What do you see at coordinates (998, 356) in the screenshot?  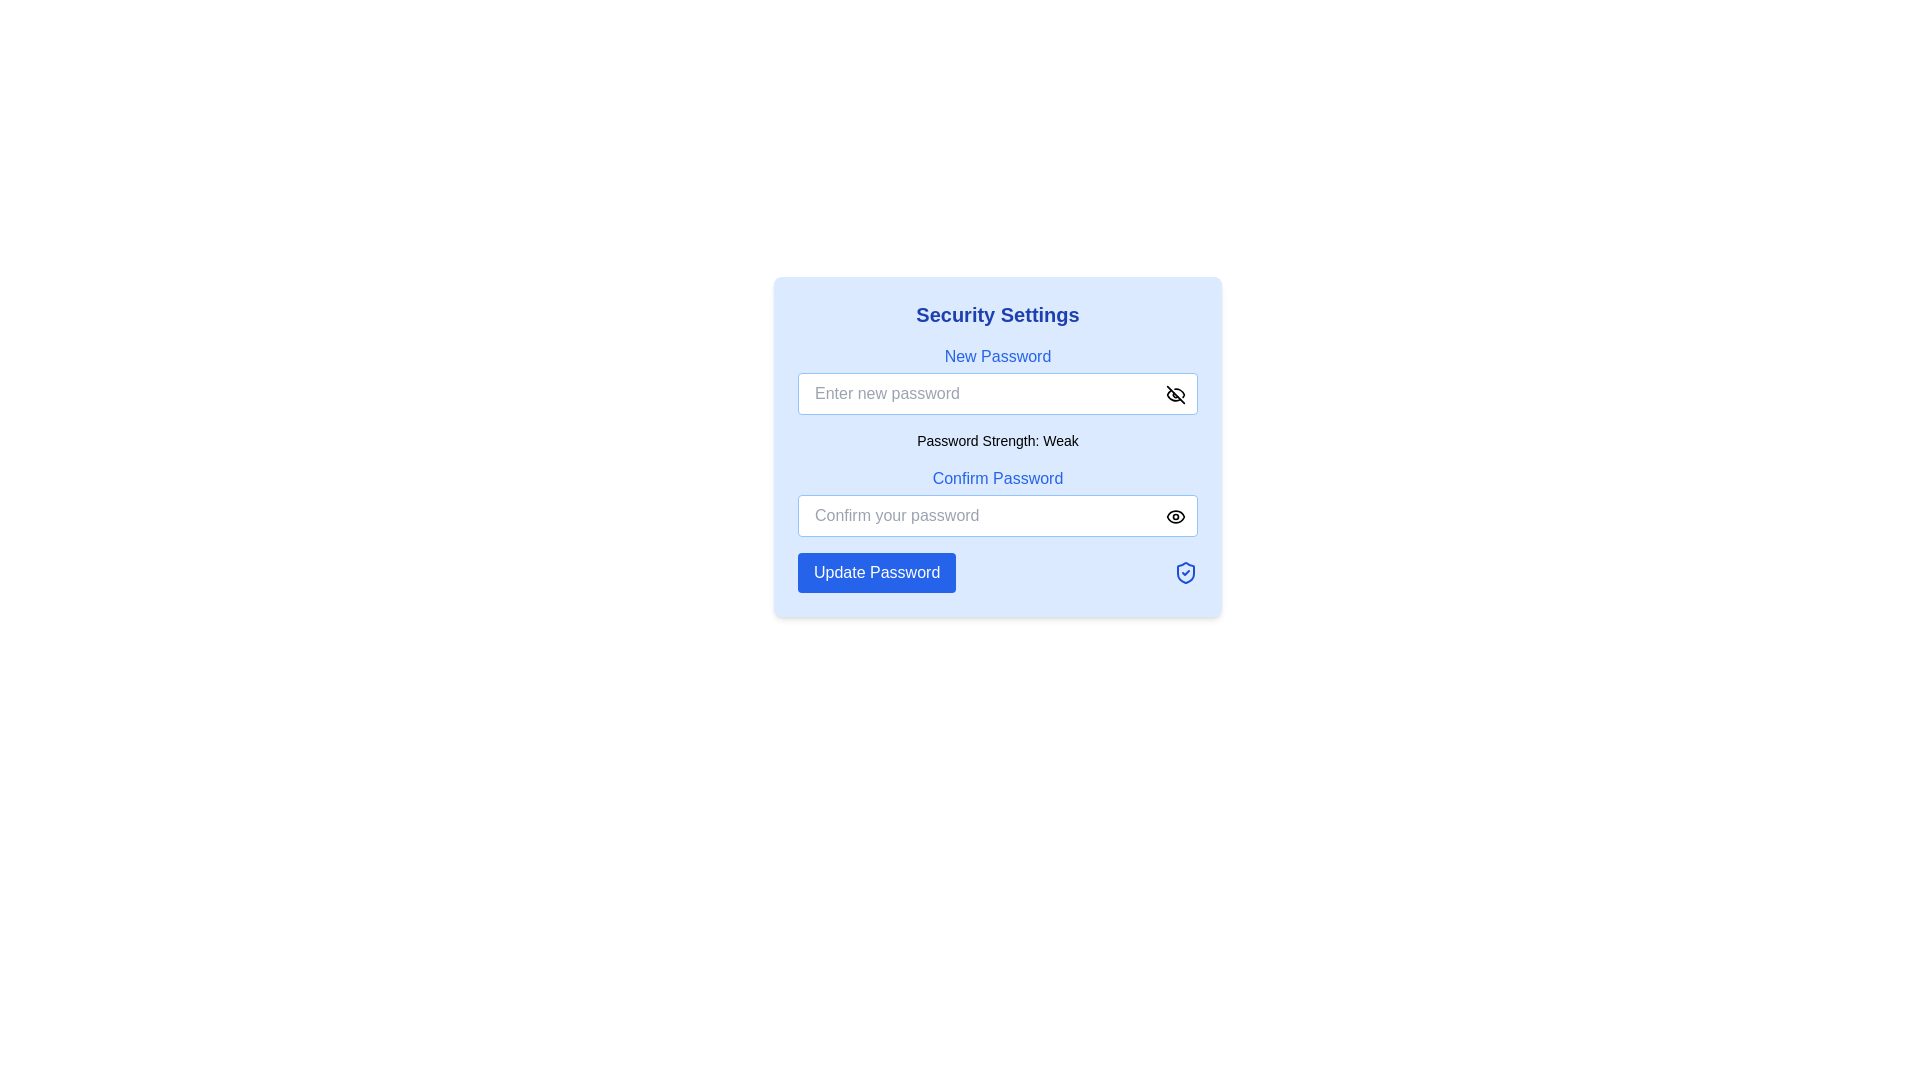 I see `the label for the new password input field located under 'Security Settings' to guide the user in entering a new password` at bounding box center [998, 356].